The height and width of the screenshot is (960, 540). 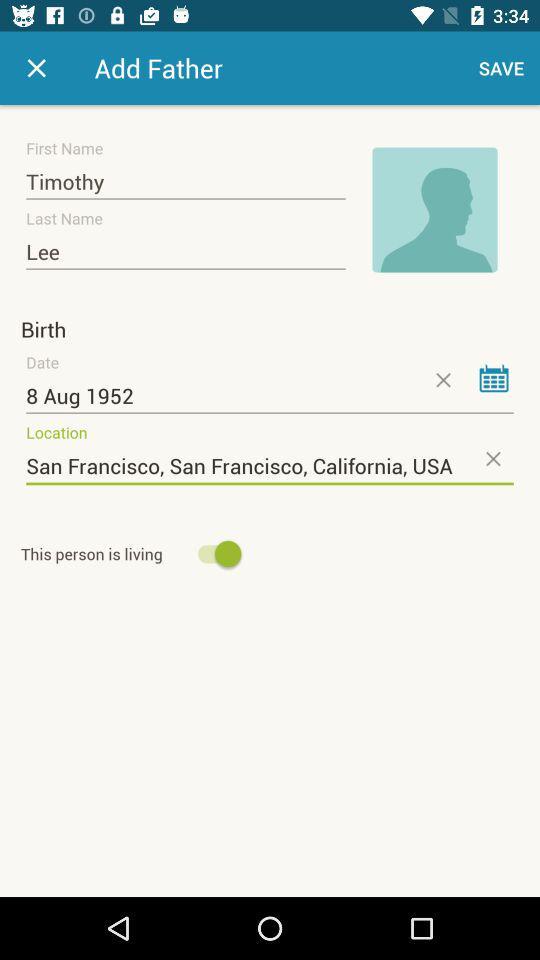 What do you see at coordinates (442, 379) in the screenshot?
I see `the close icon` at bounding box center [442, 379].